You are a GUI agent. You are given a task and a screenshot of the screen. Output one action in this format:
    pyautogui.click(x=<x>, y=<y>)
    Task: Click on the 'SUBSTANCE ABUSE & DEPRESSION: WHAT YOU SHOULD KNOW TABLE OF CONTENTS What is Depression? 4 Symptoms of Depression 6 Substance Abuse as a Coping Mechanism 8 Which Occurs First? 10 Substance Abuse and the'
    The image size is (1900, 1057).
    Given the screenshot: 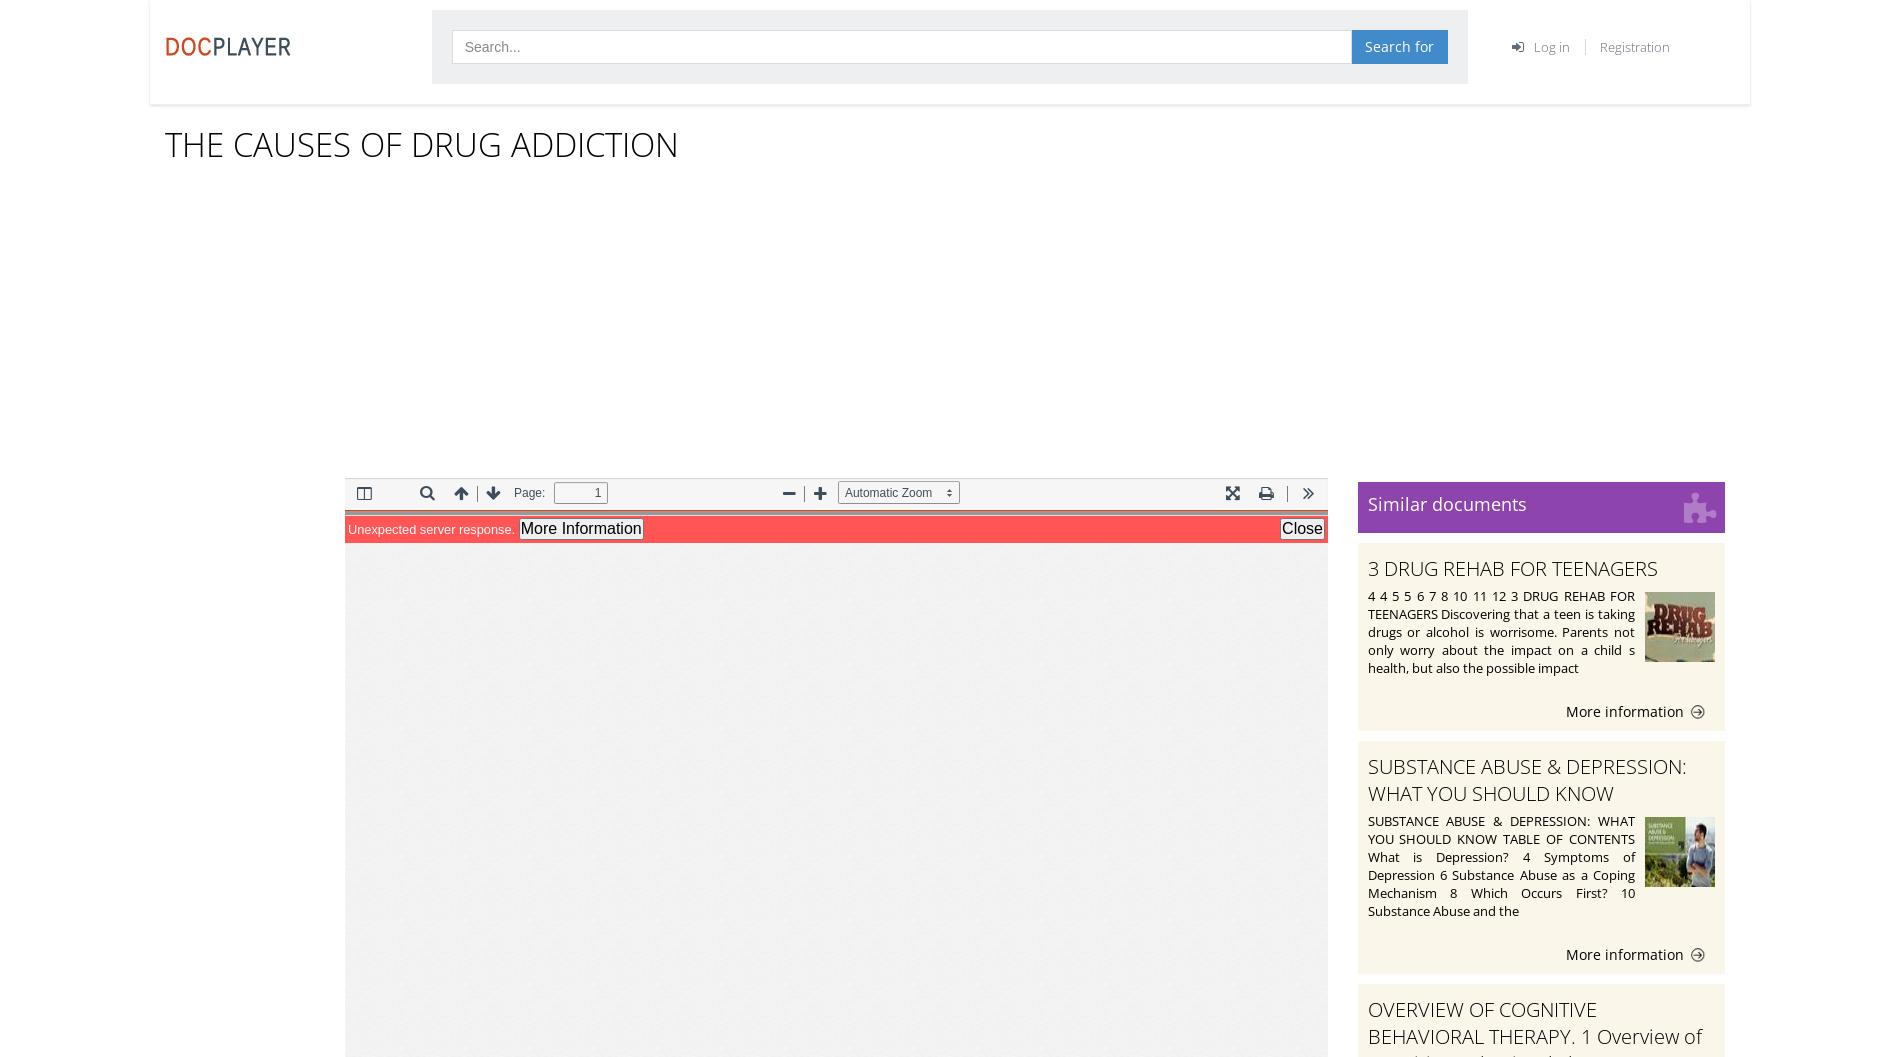 What is the action you would take?
    pyautogui.click(x=1501, y=864)
    